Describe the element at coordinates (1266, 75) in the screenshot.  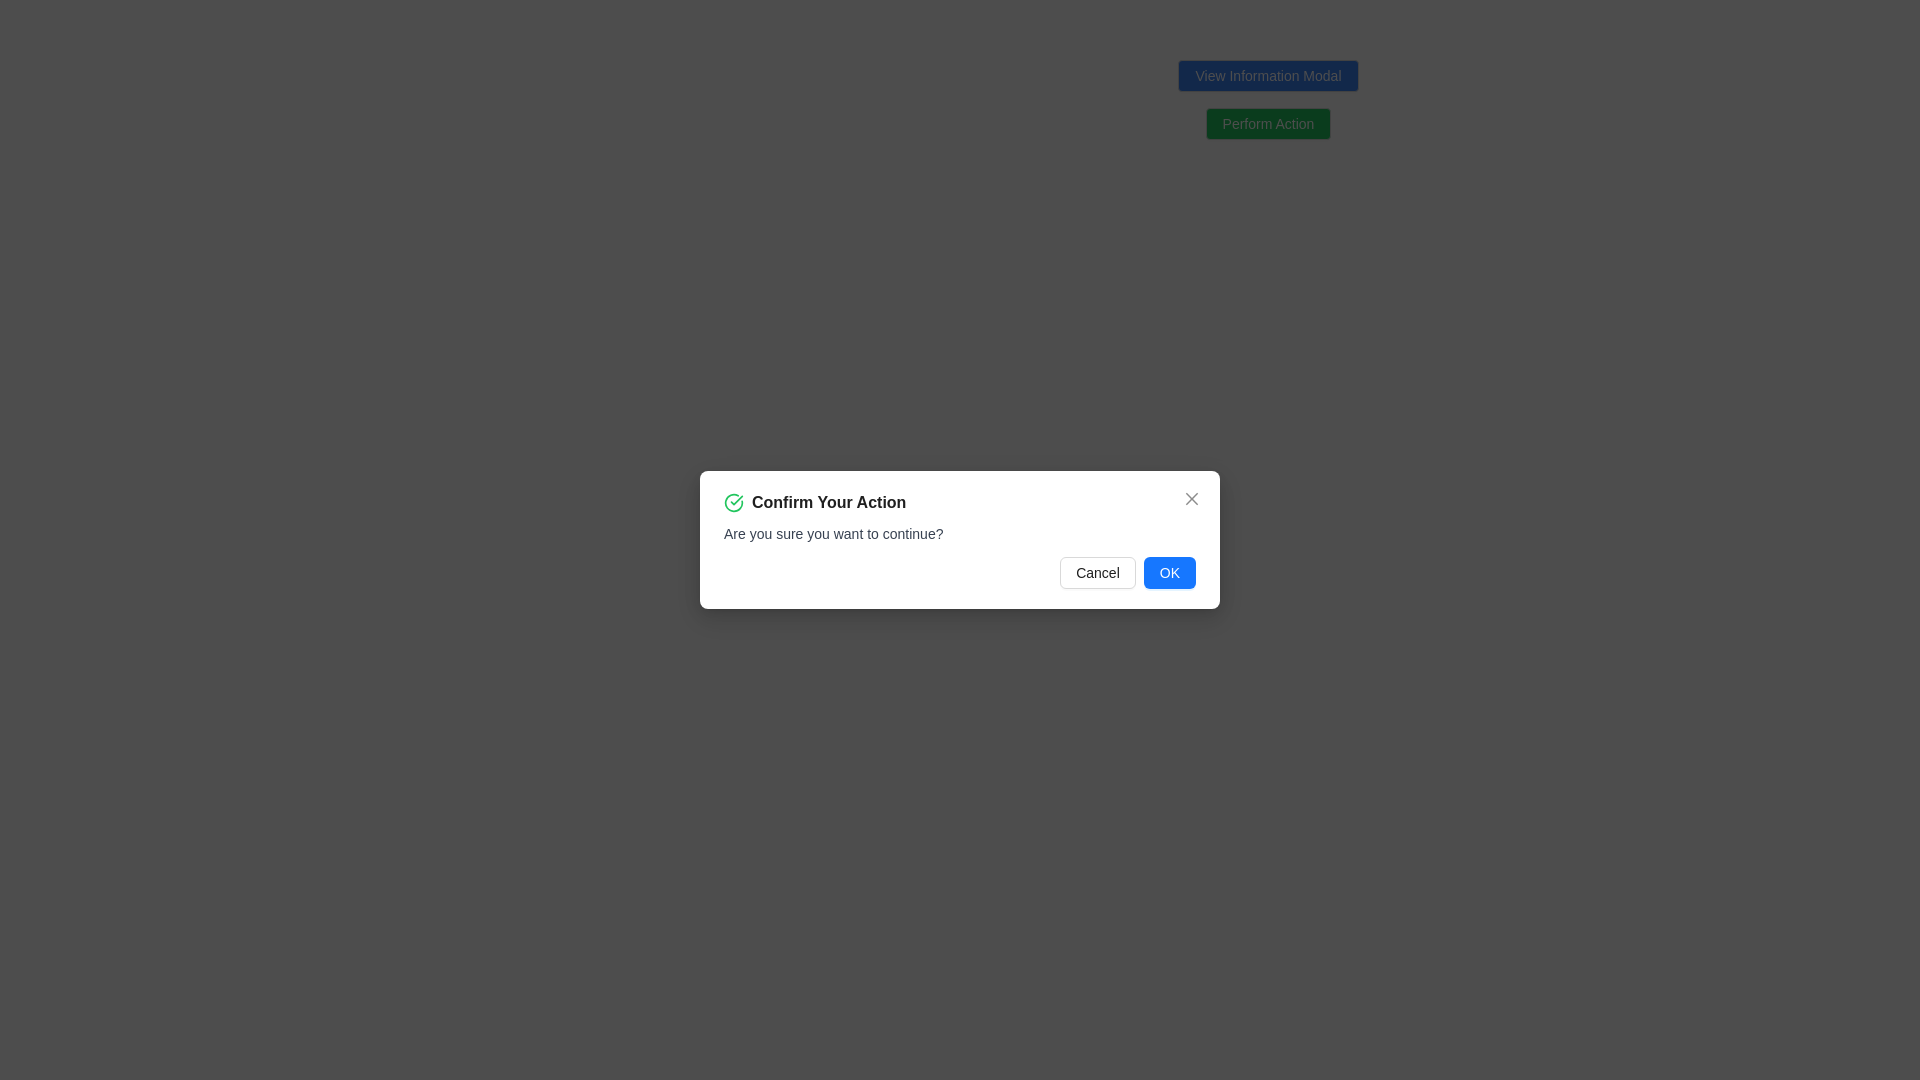
I see `the button labeled 'View Information Modal' which has a blue background and white text, located in the top-right quarter of the interface` at that location.